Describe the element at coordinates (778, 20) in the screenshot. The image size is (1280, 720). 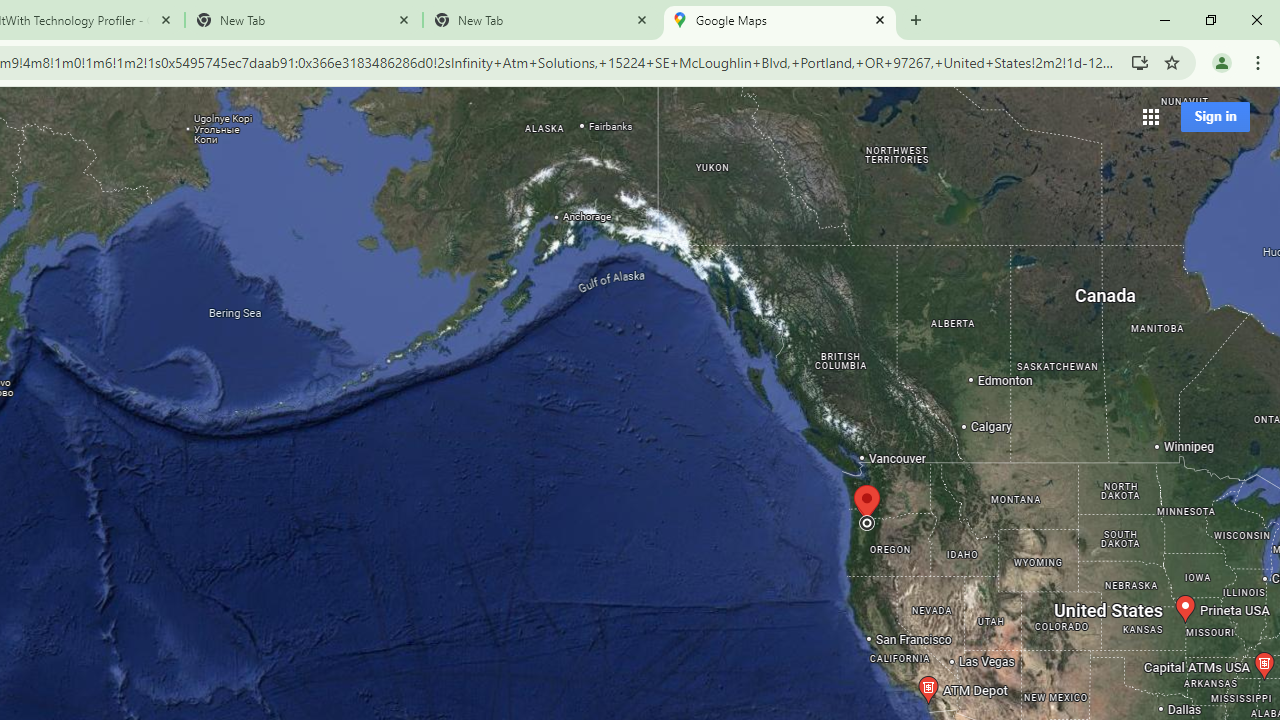
I see `'Google Maps'` at that location.